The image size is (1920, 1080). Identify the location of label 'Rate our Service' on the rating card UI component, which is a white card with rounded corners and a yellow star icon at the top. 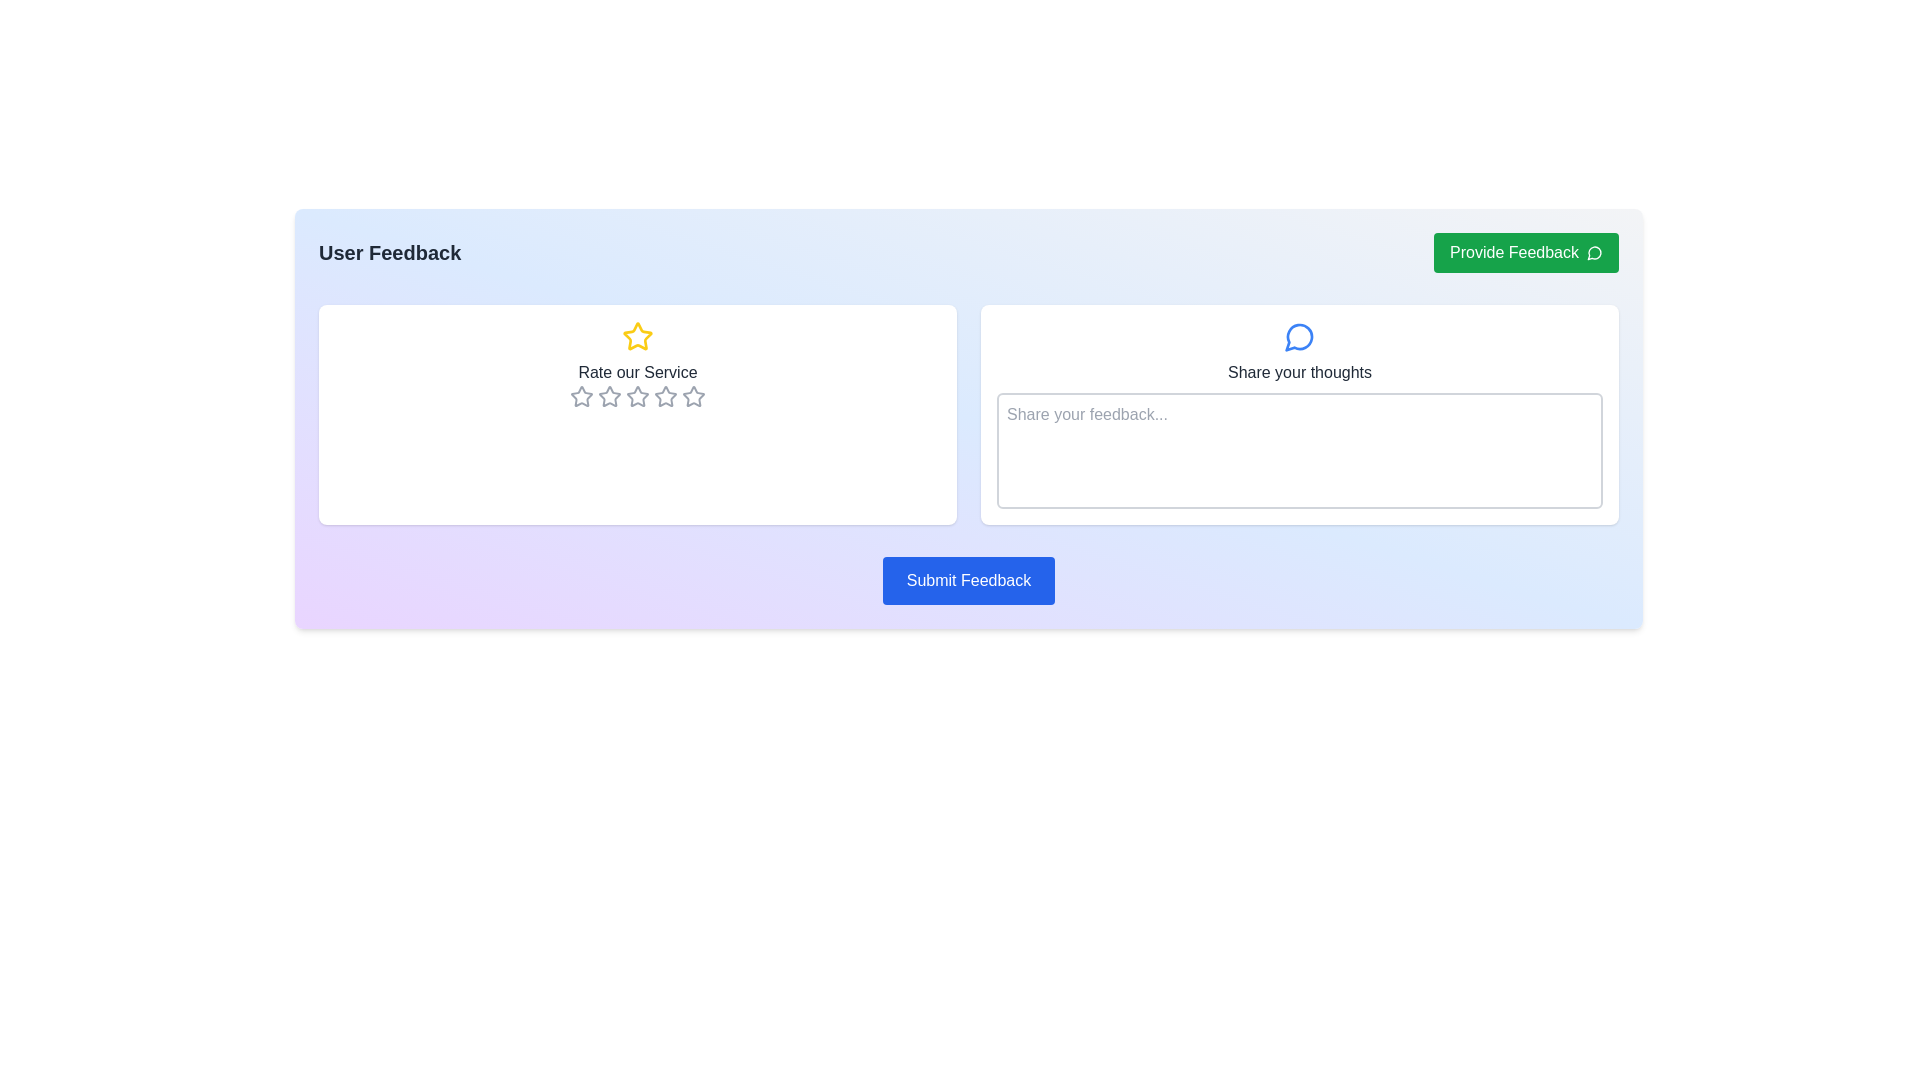
(637, 414).